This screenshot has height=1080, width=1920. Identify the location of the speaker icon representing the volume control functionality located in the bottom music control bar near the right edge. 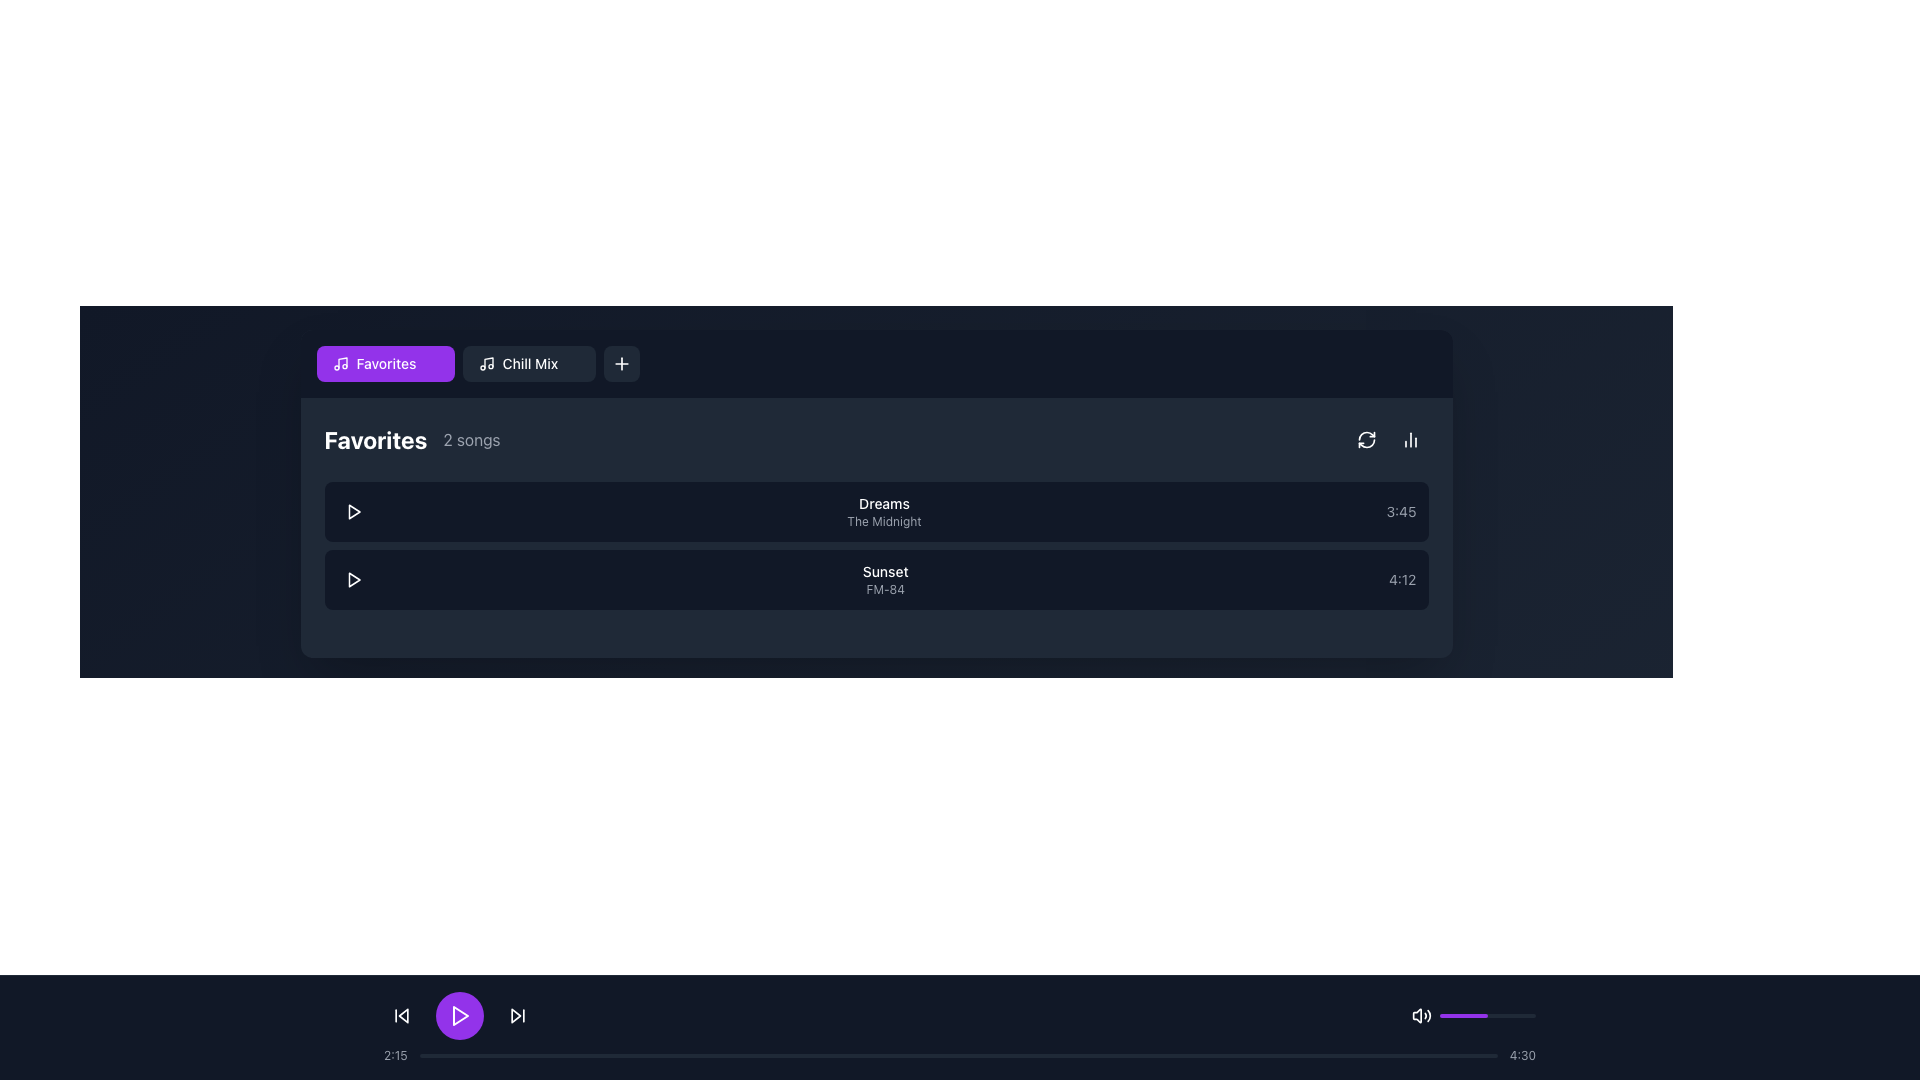
(1416, 1015).